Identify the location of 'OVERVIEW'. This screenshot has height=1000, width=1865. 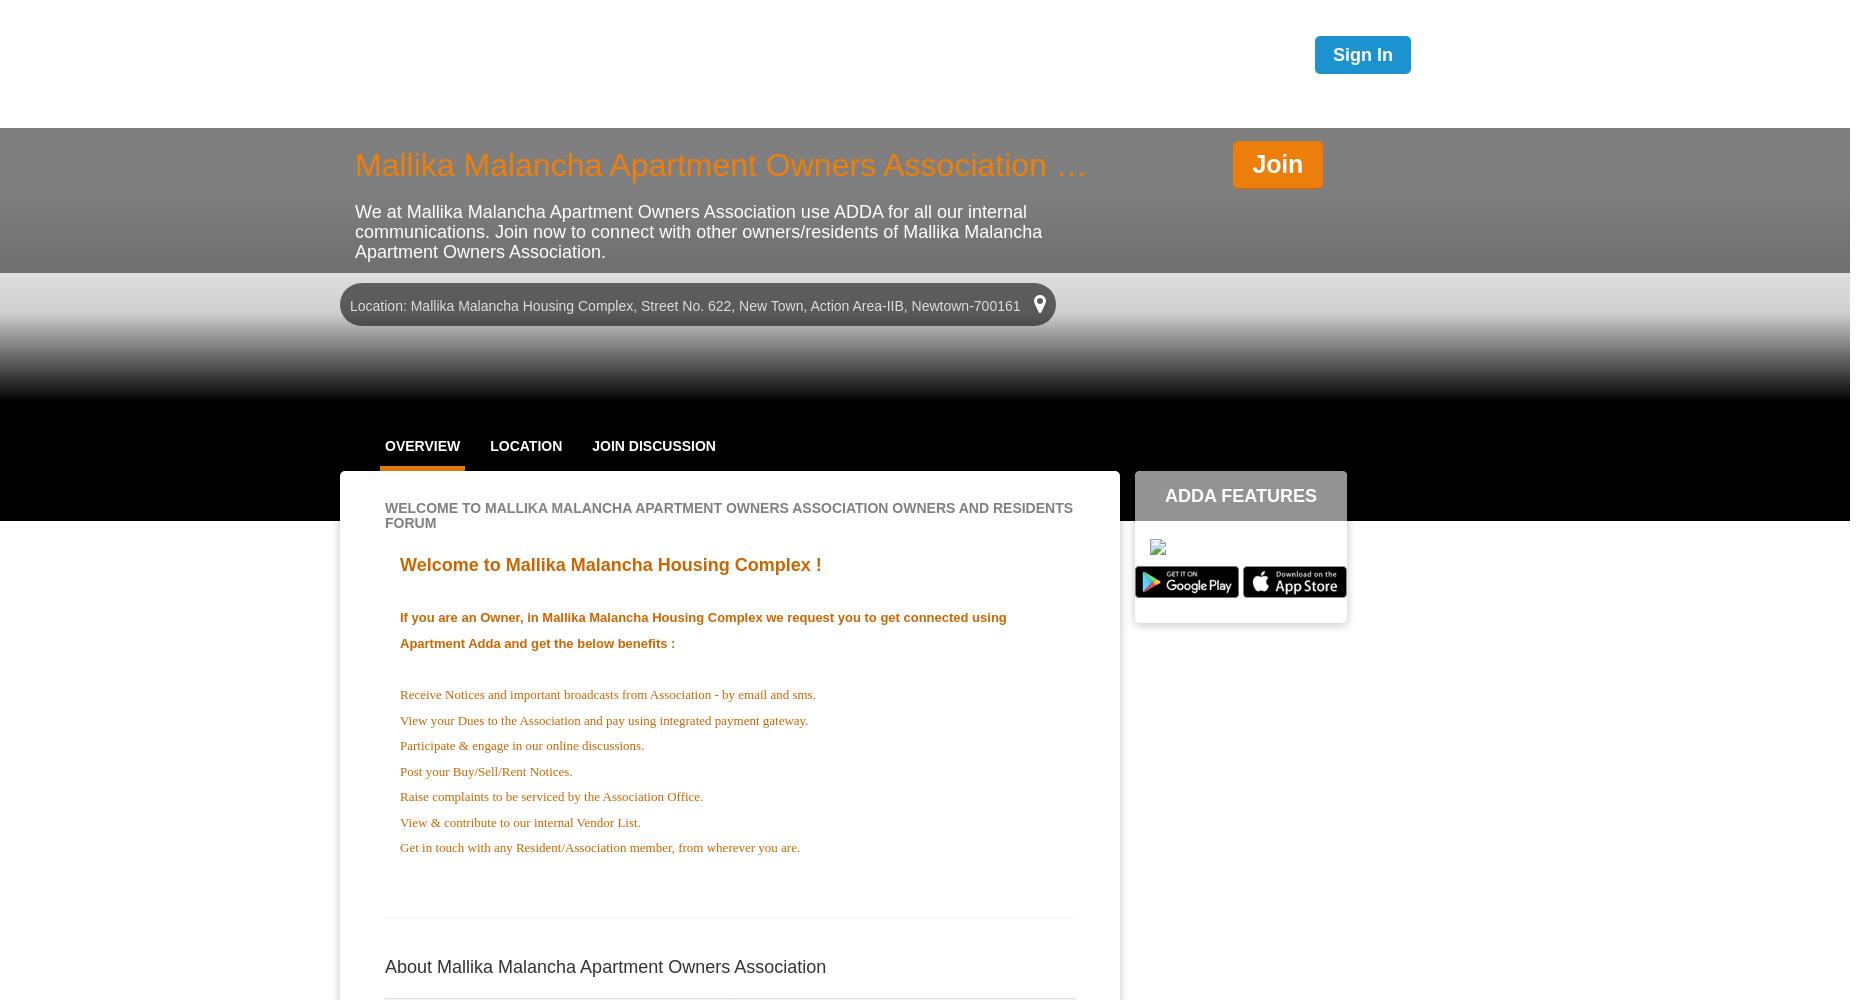
(422, 444).